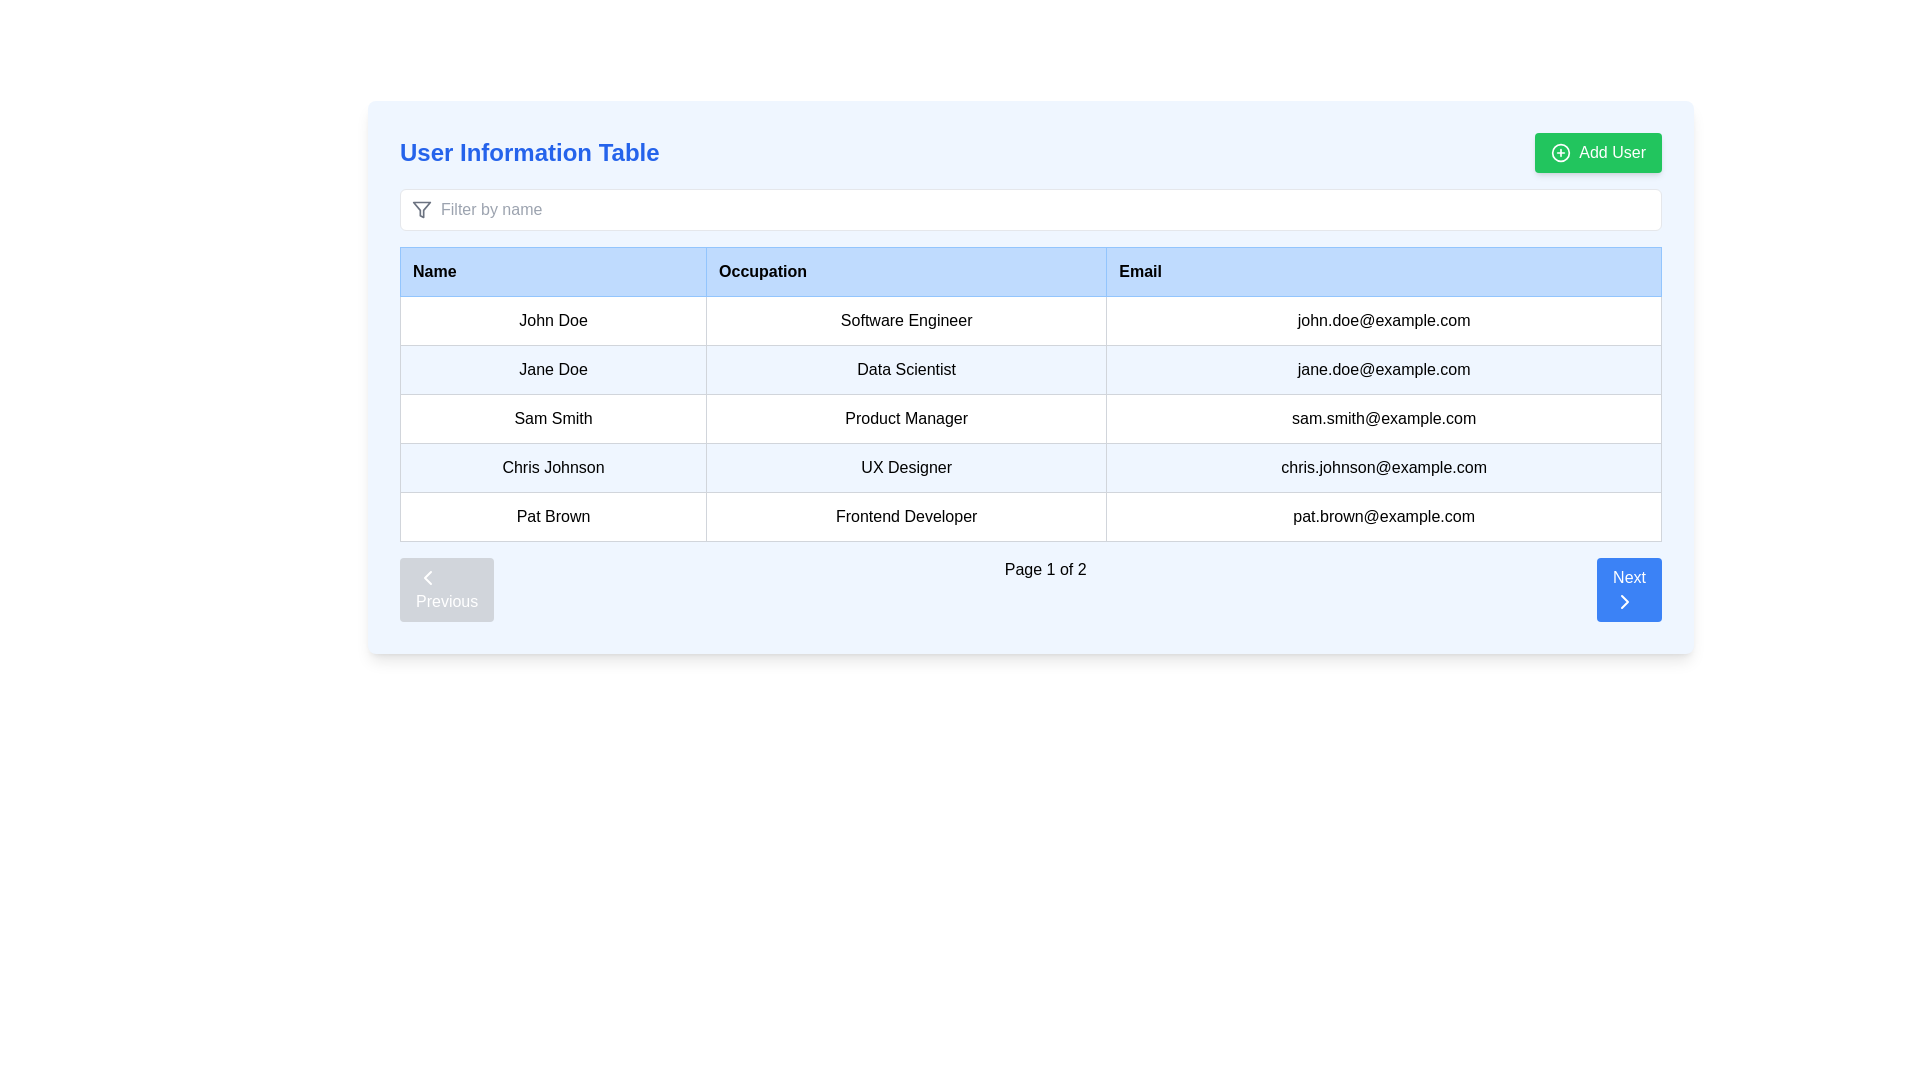 This screenshot has height=1080, width=1920. I want to click on the blue 'Next' button with white text and a right-pointing arrow icon, so click(1629, 589).